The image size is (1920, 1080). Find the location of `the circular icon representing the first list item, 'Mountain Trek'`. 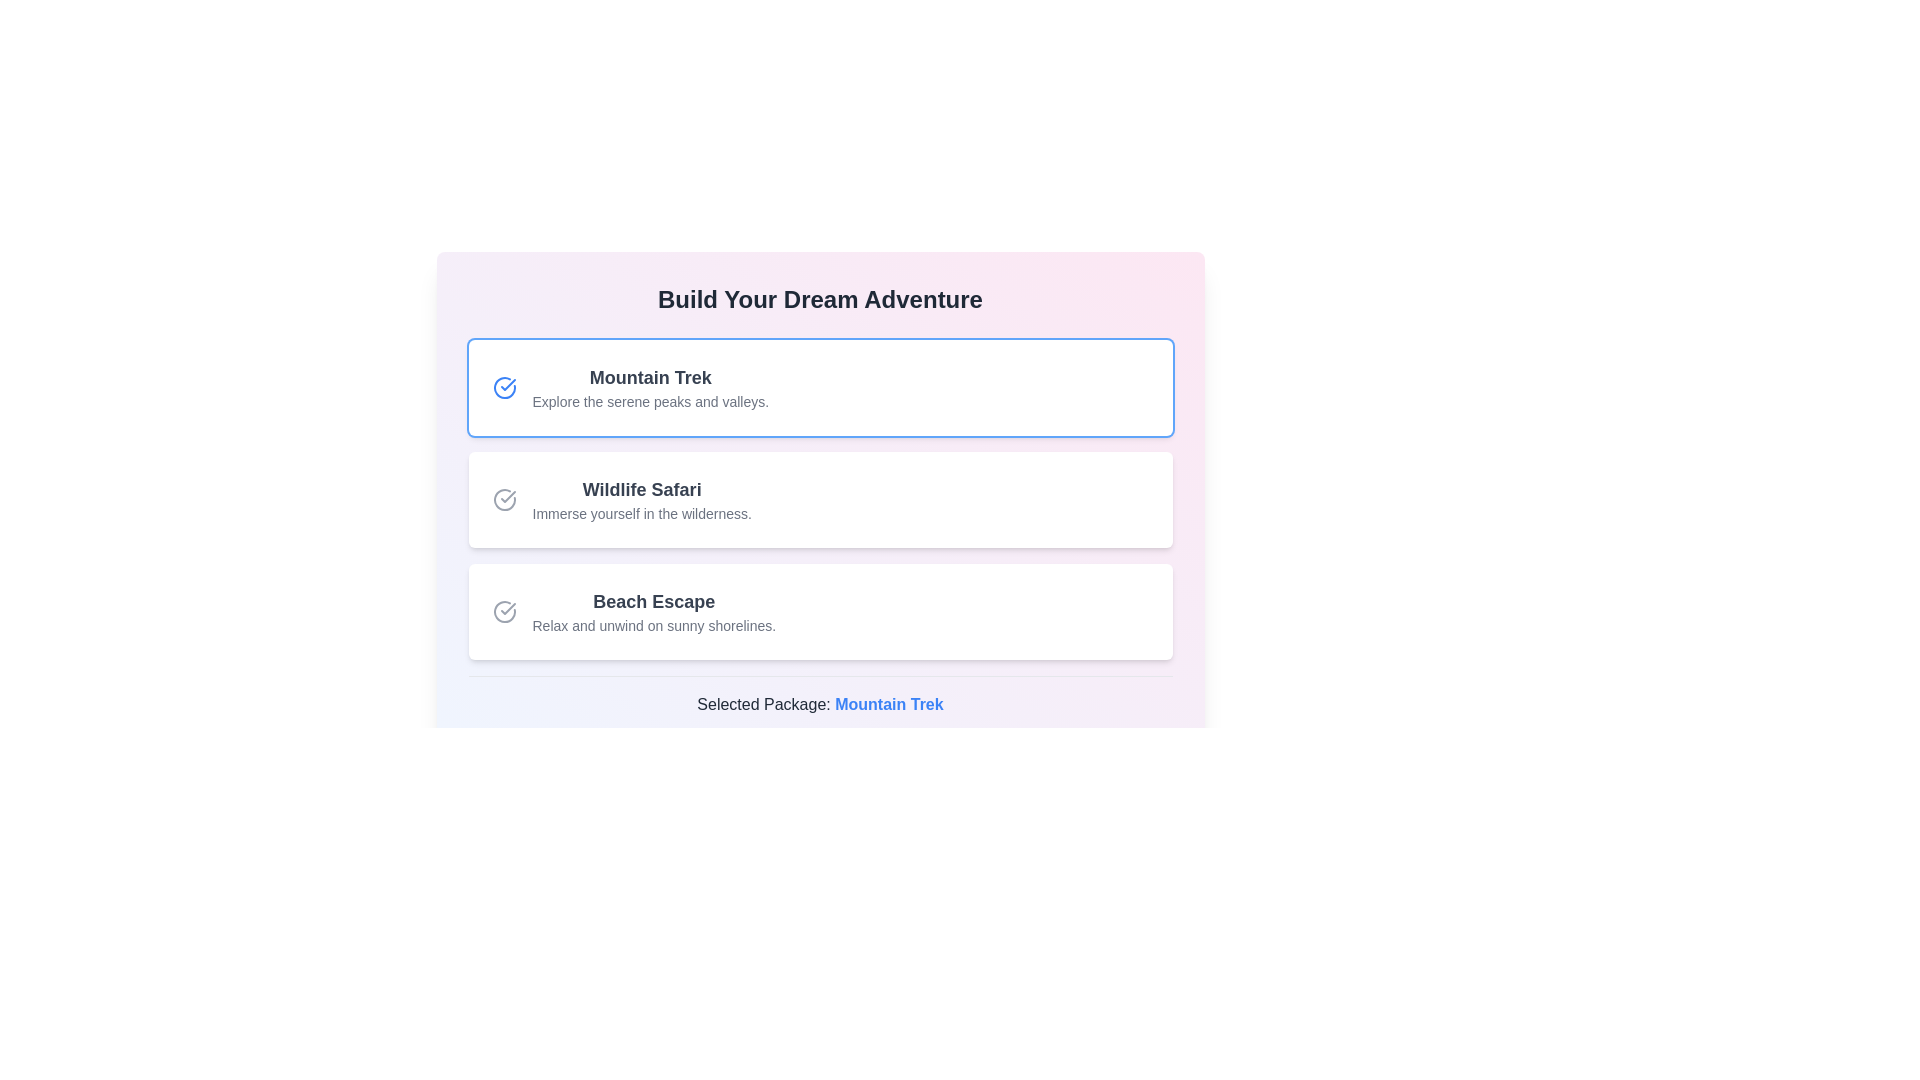

the circular icon representing the first list item, 'Mountain Trek' is located at coordinates (504, 388).